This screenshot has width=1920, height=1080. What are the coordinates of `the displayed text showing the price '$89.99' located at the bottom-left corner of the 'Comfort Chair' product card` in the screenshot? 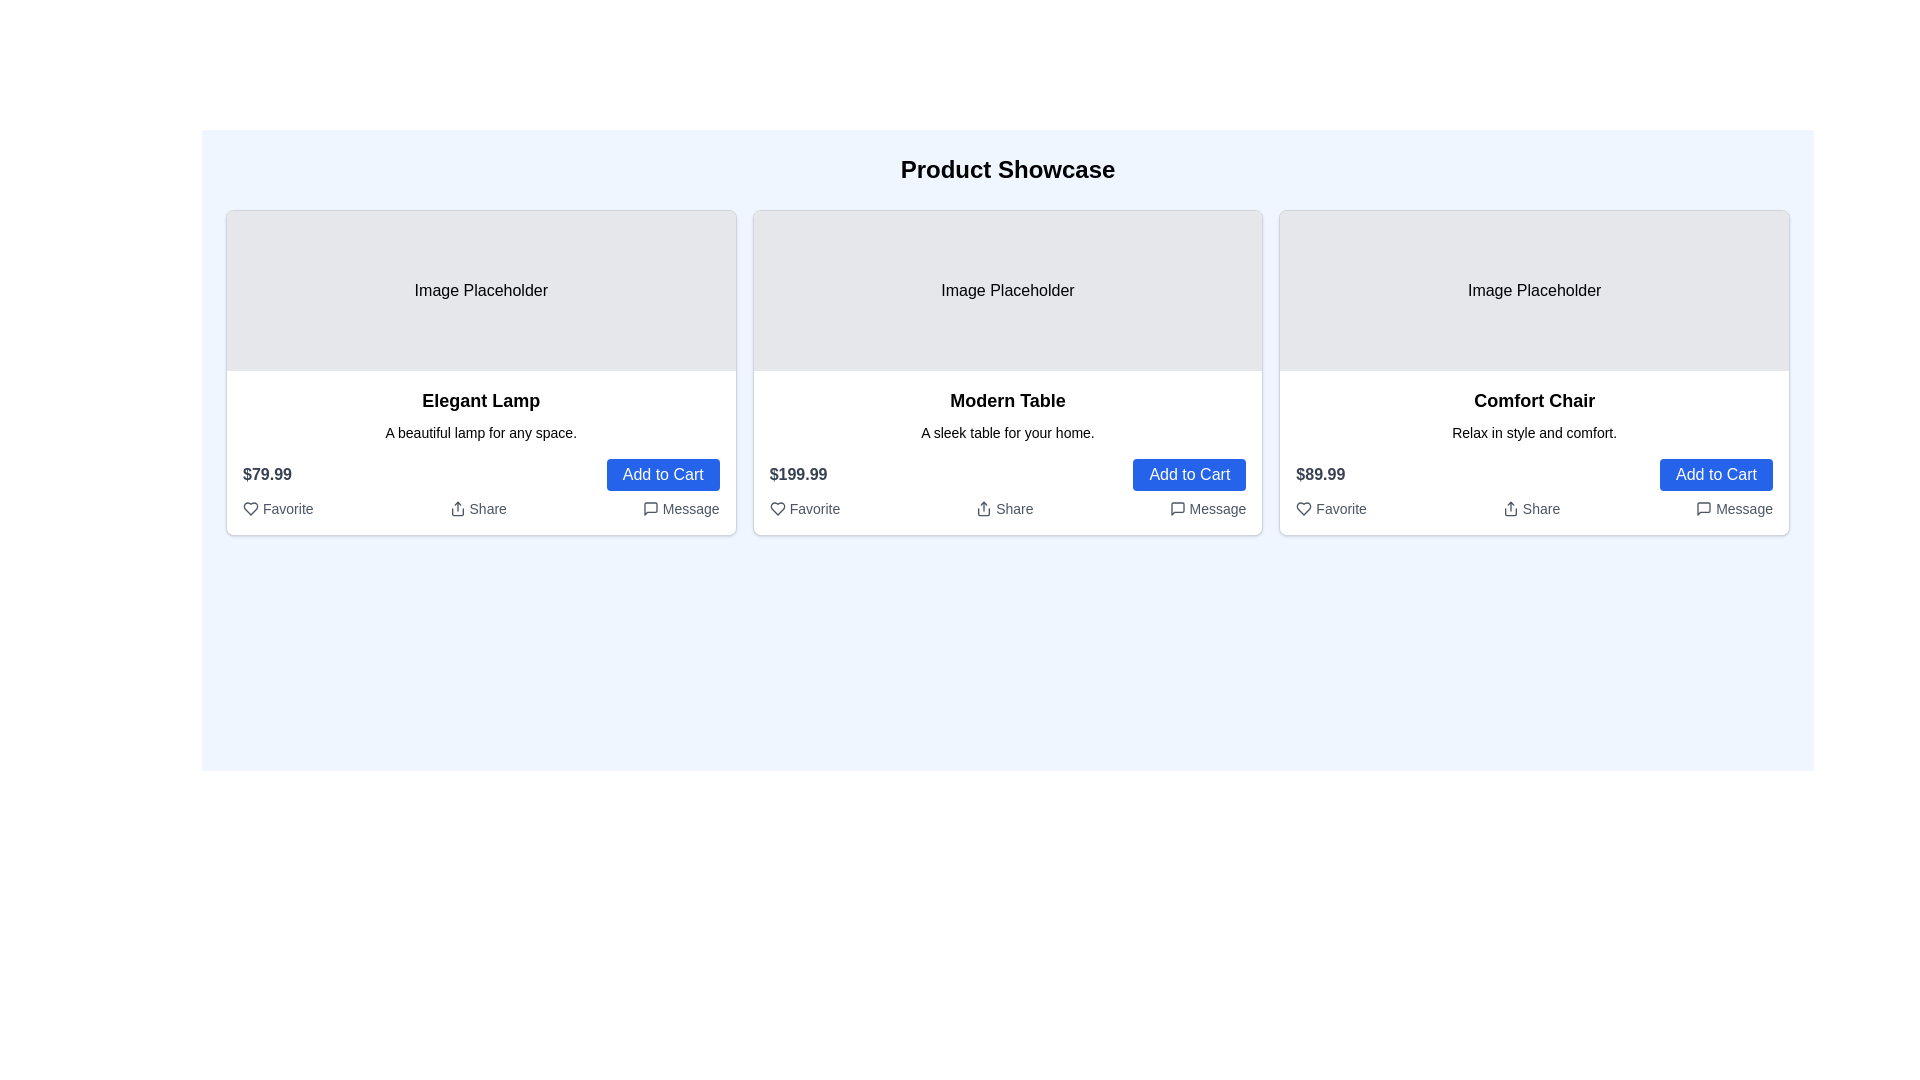 It's located at (1320, 474).